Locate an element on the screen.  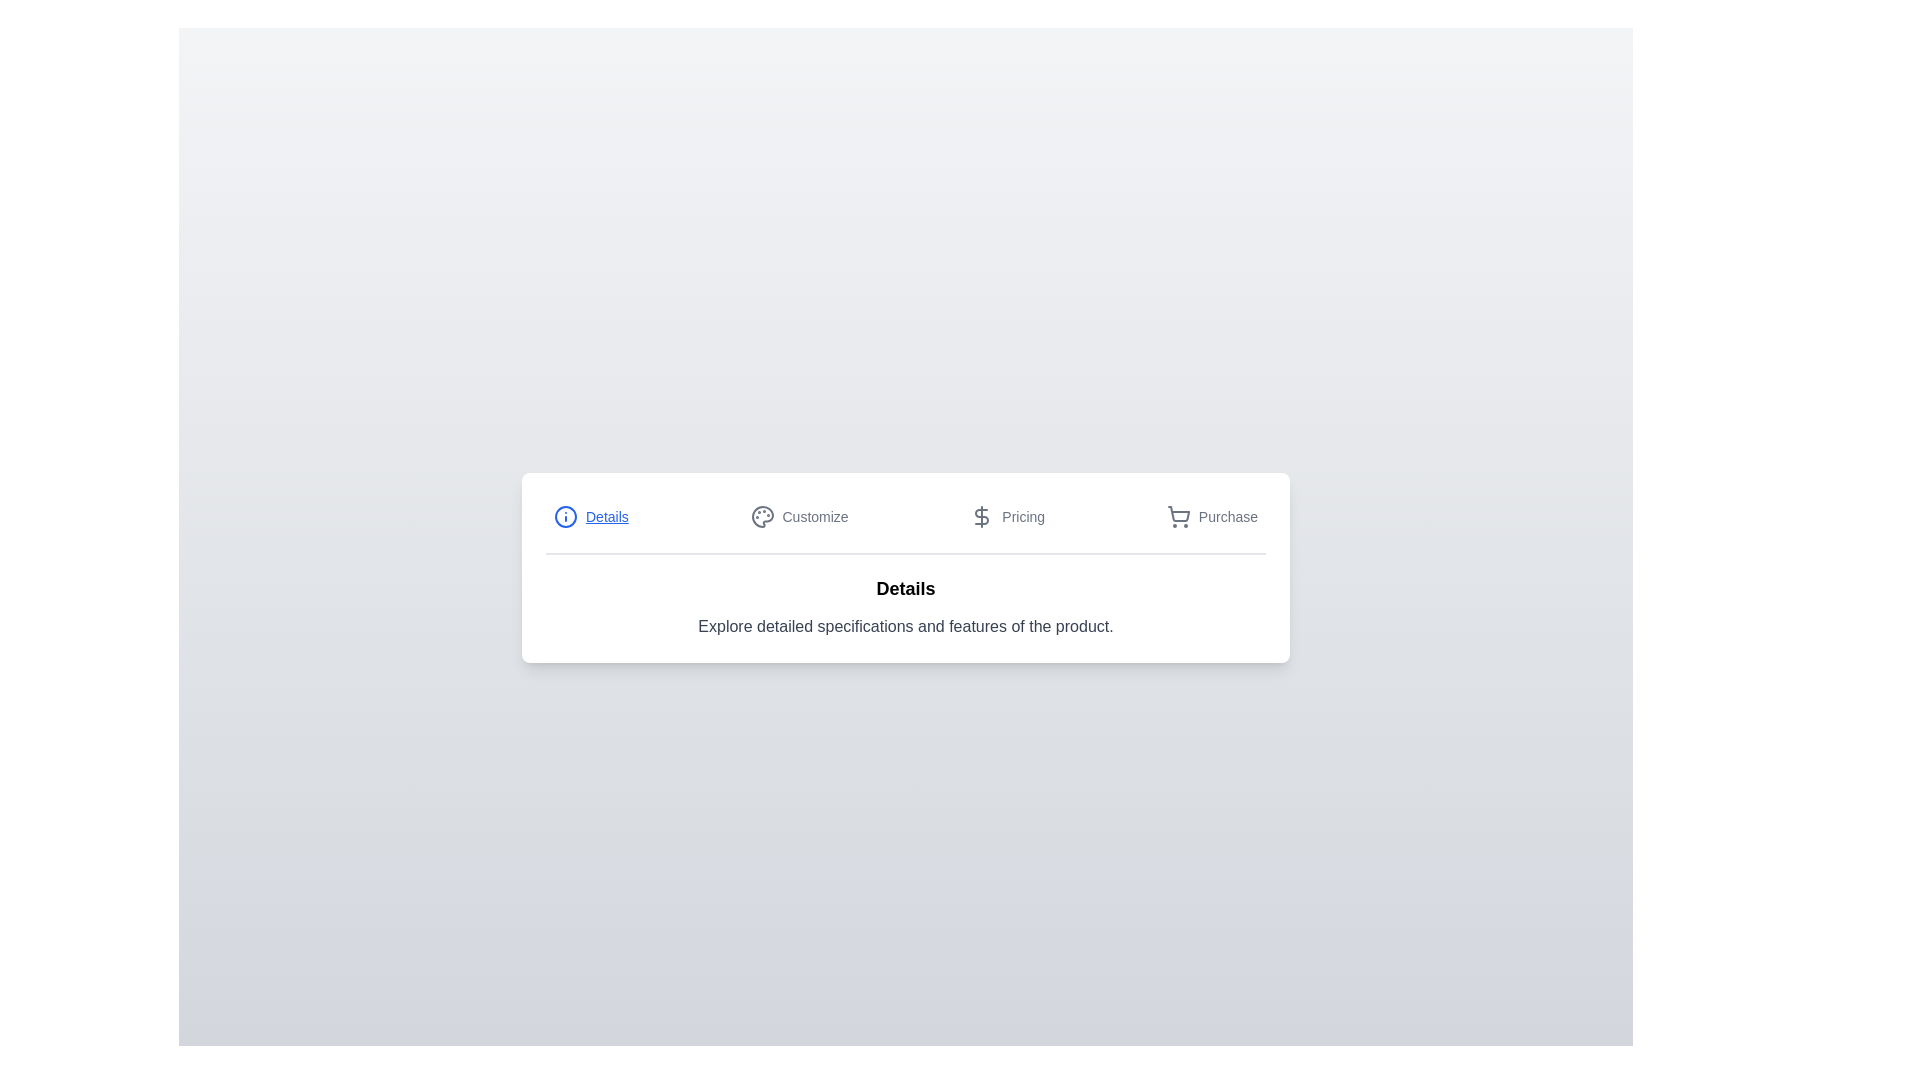
the Customize tab is located at coordinates (797, 515).